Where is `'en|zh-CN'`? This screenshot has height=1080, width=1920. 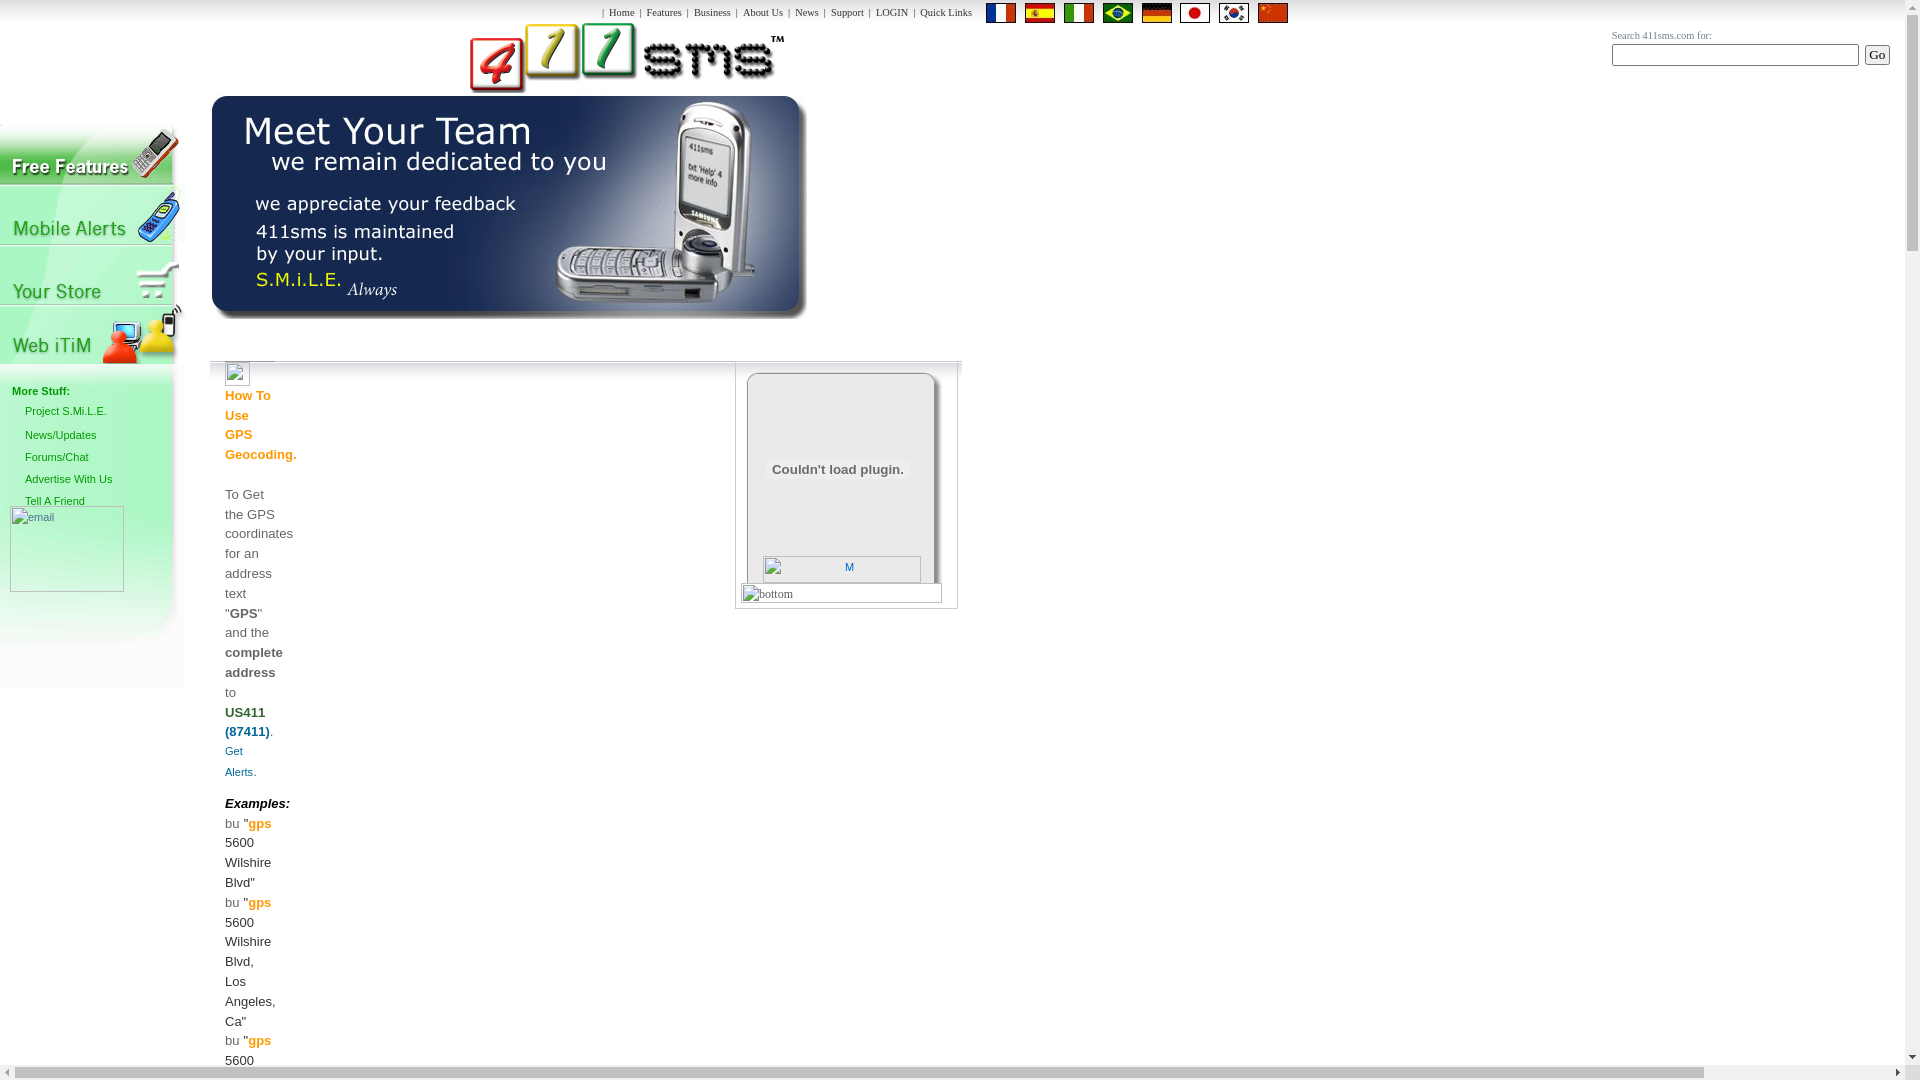
'en|zh-CN' is located at coordinates (1271, 12).